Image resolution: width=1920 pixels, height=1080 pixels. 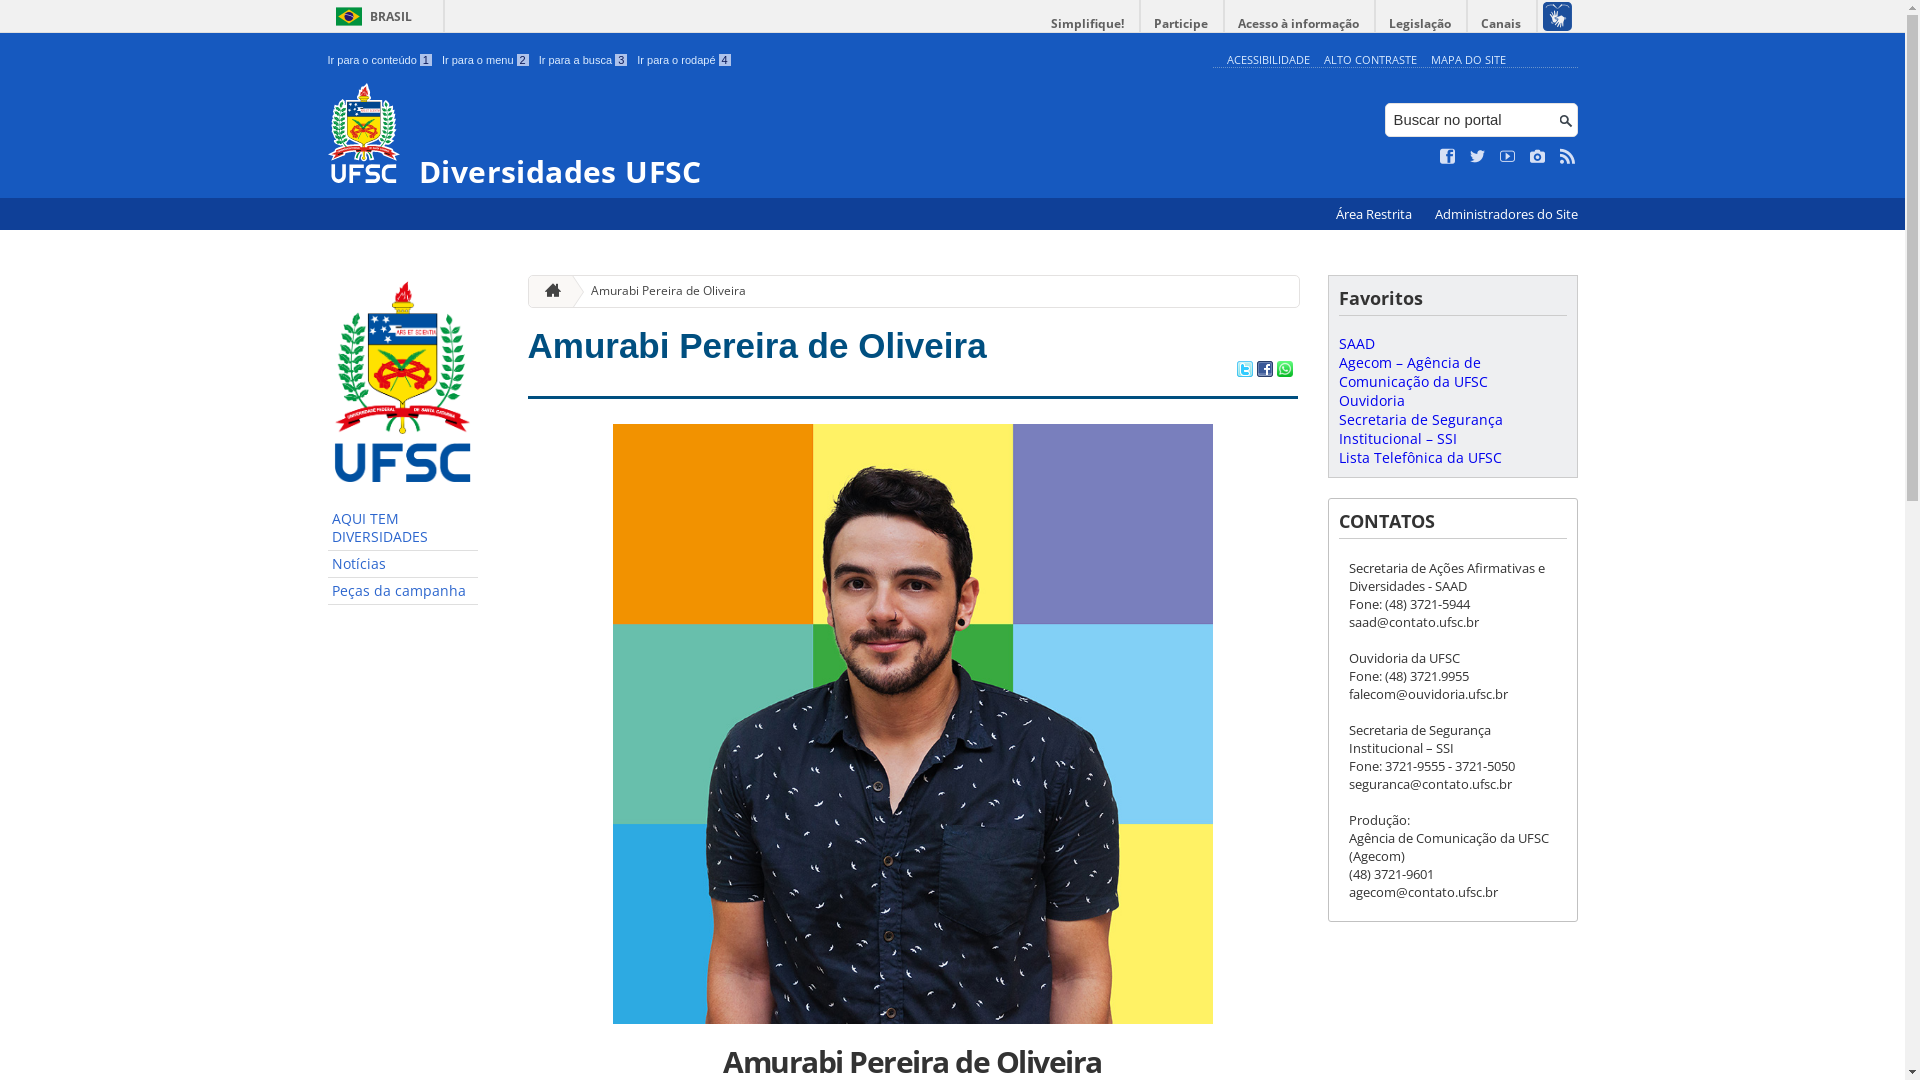 What do you see at coordinates (660, 291) in the screenshot?
I see `'Amurabi Pereira de Oliveira'` at bounding box center [660, 291].